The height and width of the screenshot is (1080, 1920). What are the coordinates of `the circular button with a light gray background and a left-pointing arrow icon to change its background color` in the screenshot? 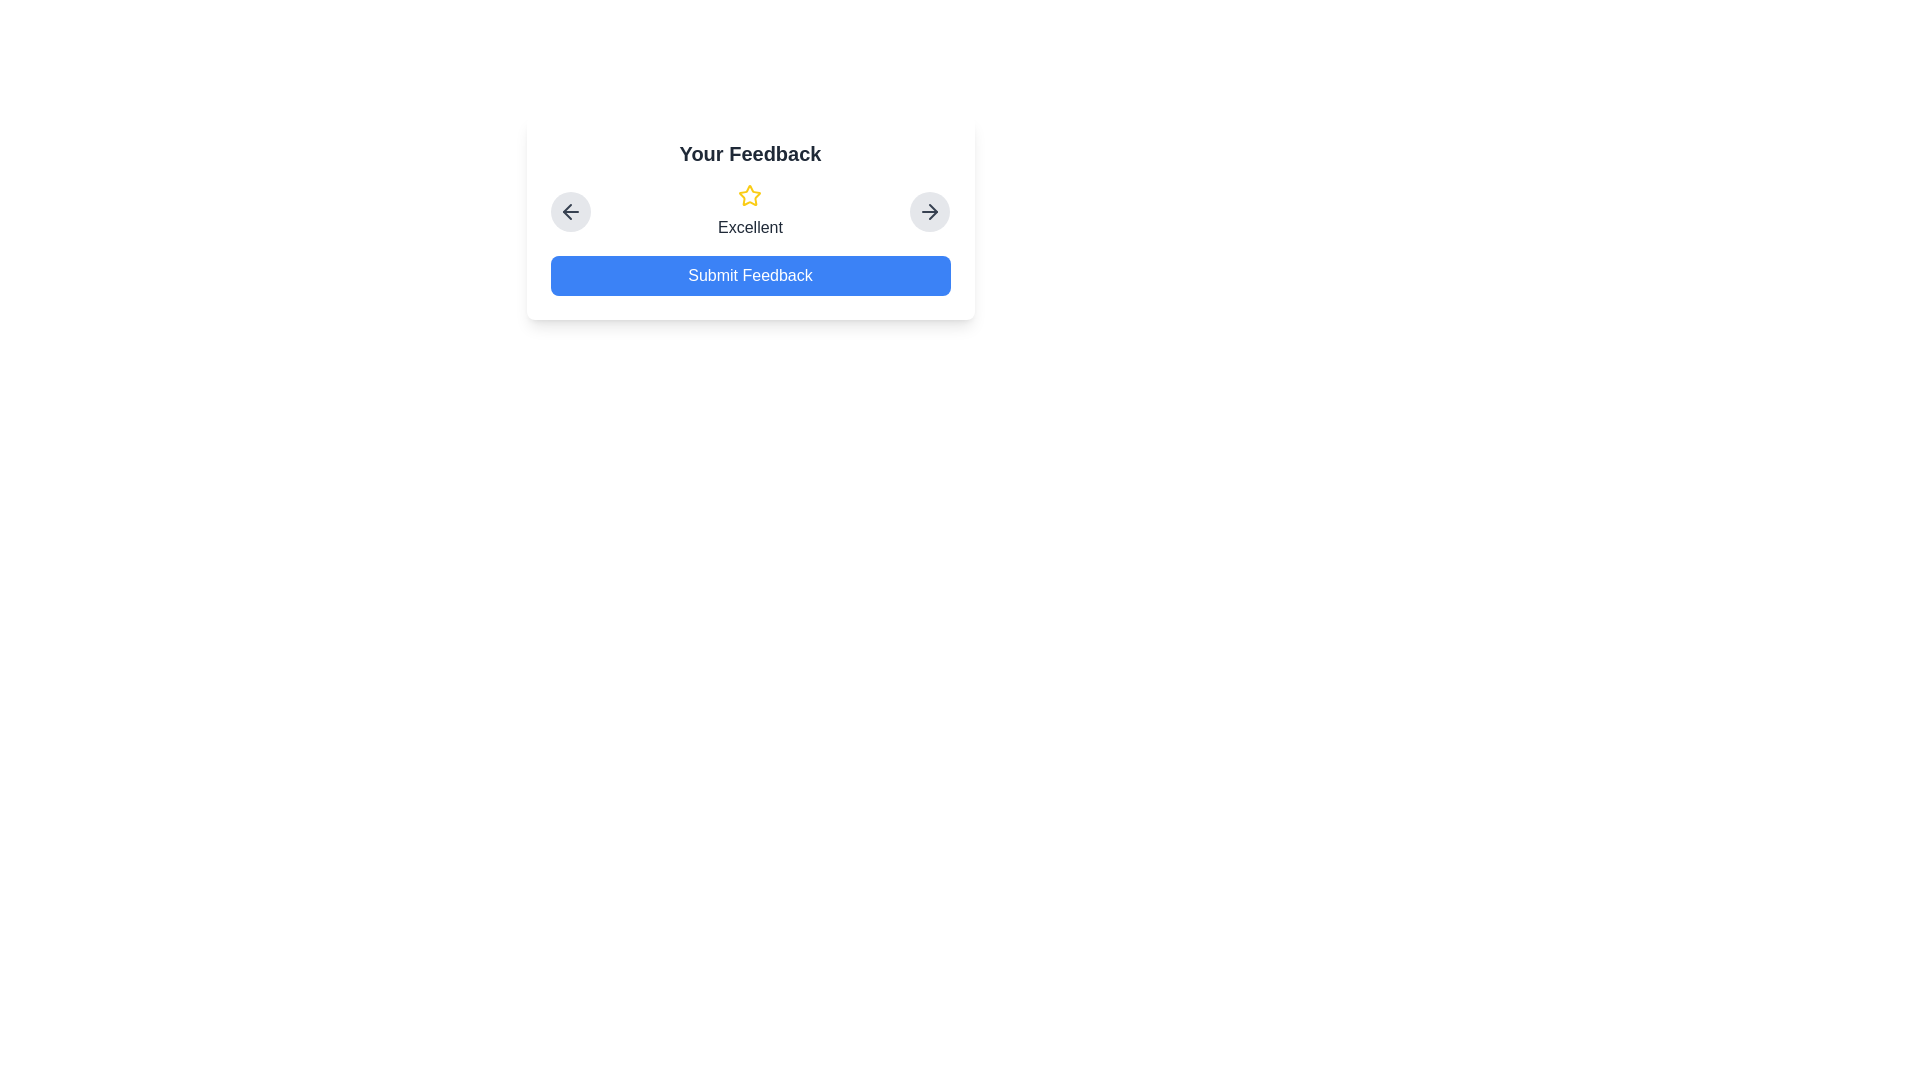 It's located at (569, 212).